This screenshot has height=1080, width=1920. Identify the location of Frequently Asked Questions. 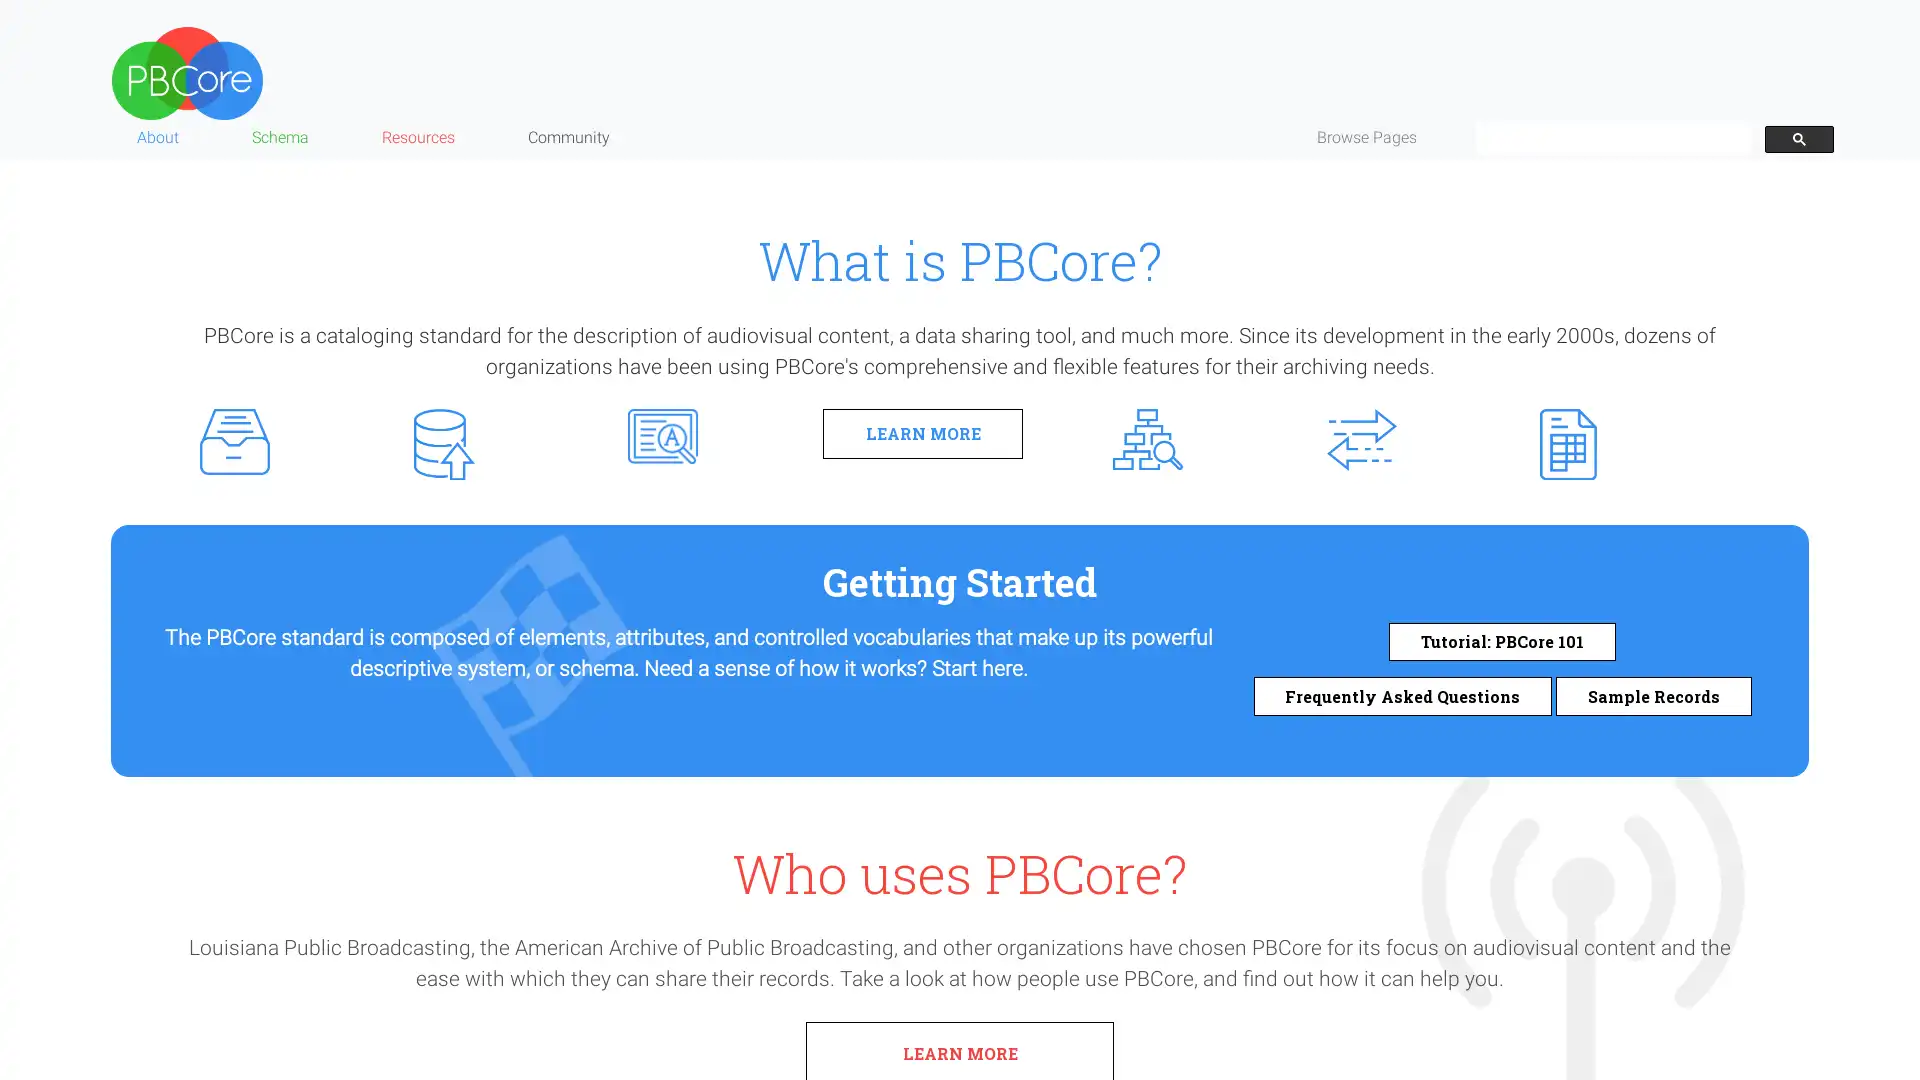
(1401, 694).